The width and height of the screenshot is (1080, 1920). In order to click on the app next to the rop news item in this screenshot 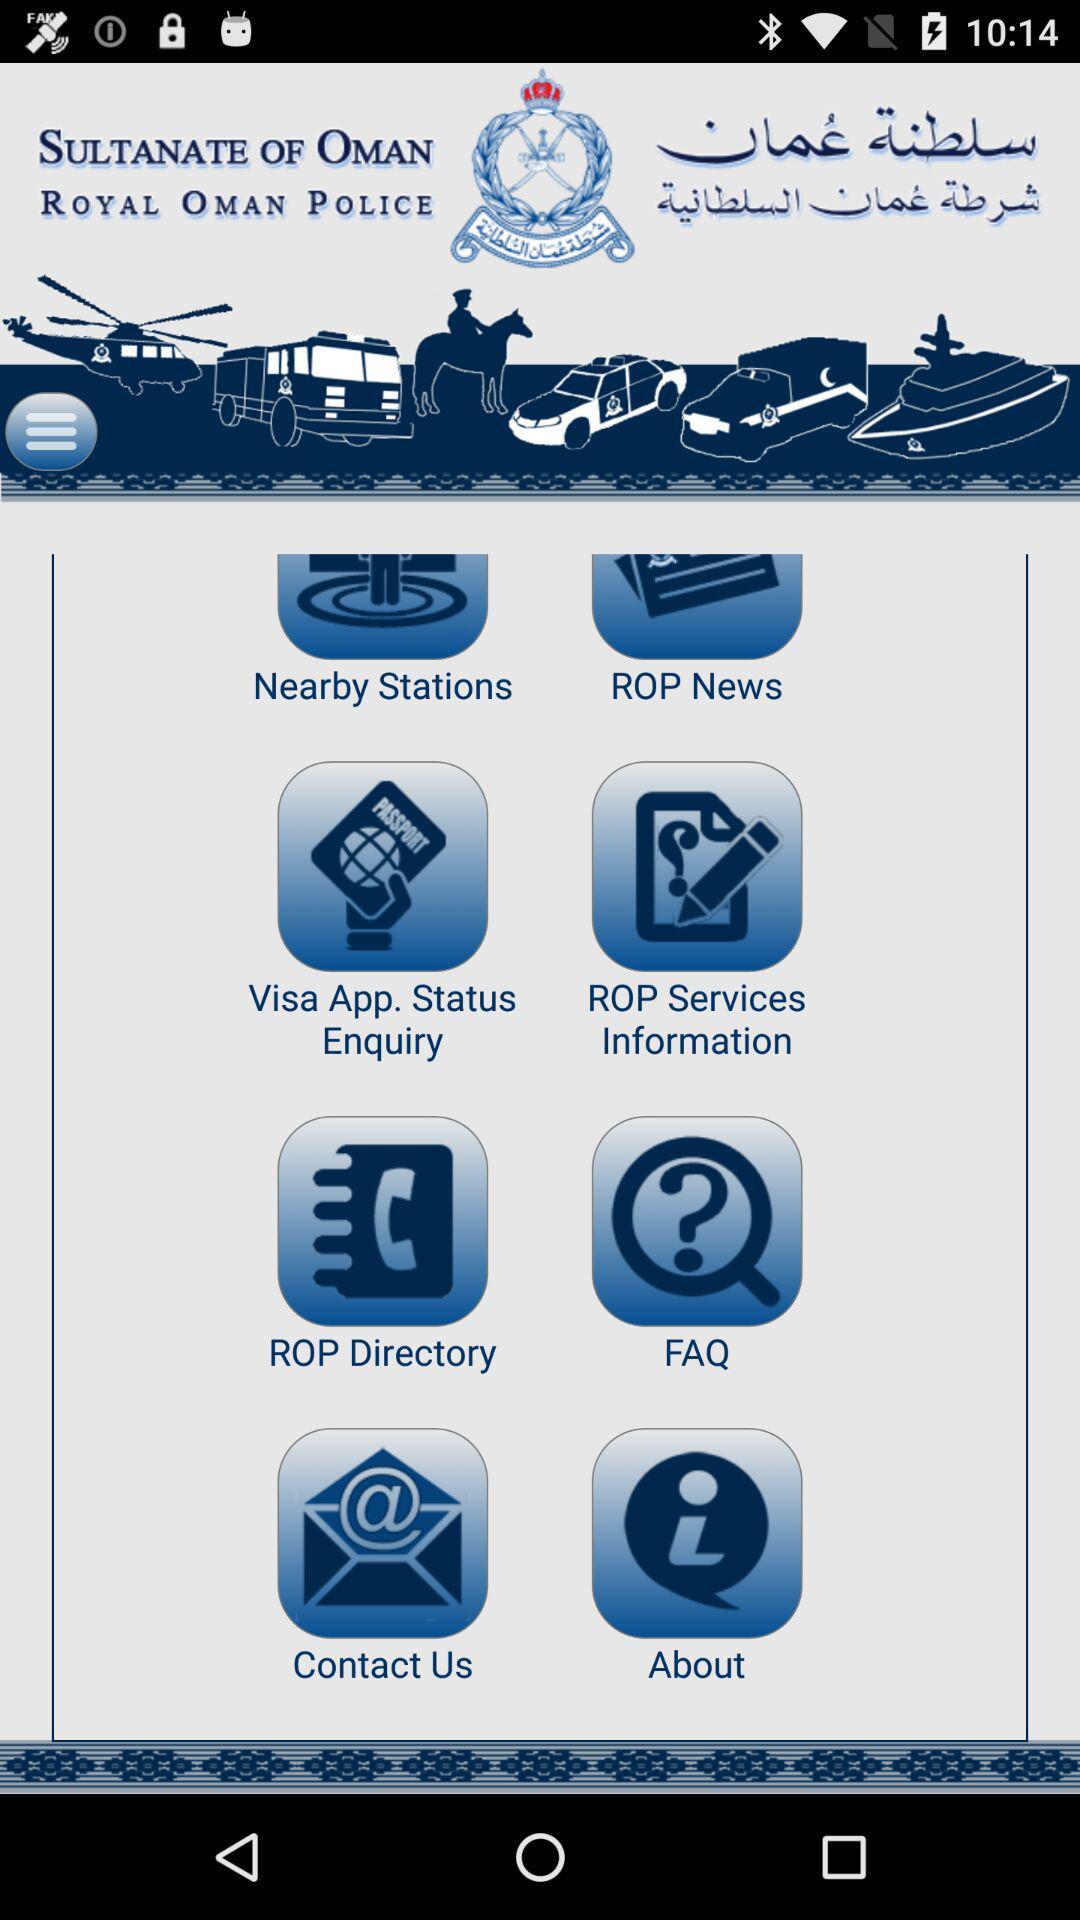, I will do `click(382, 866)`.